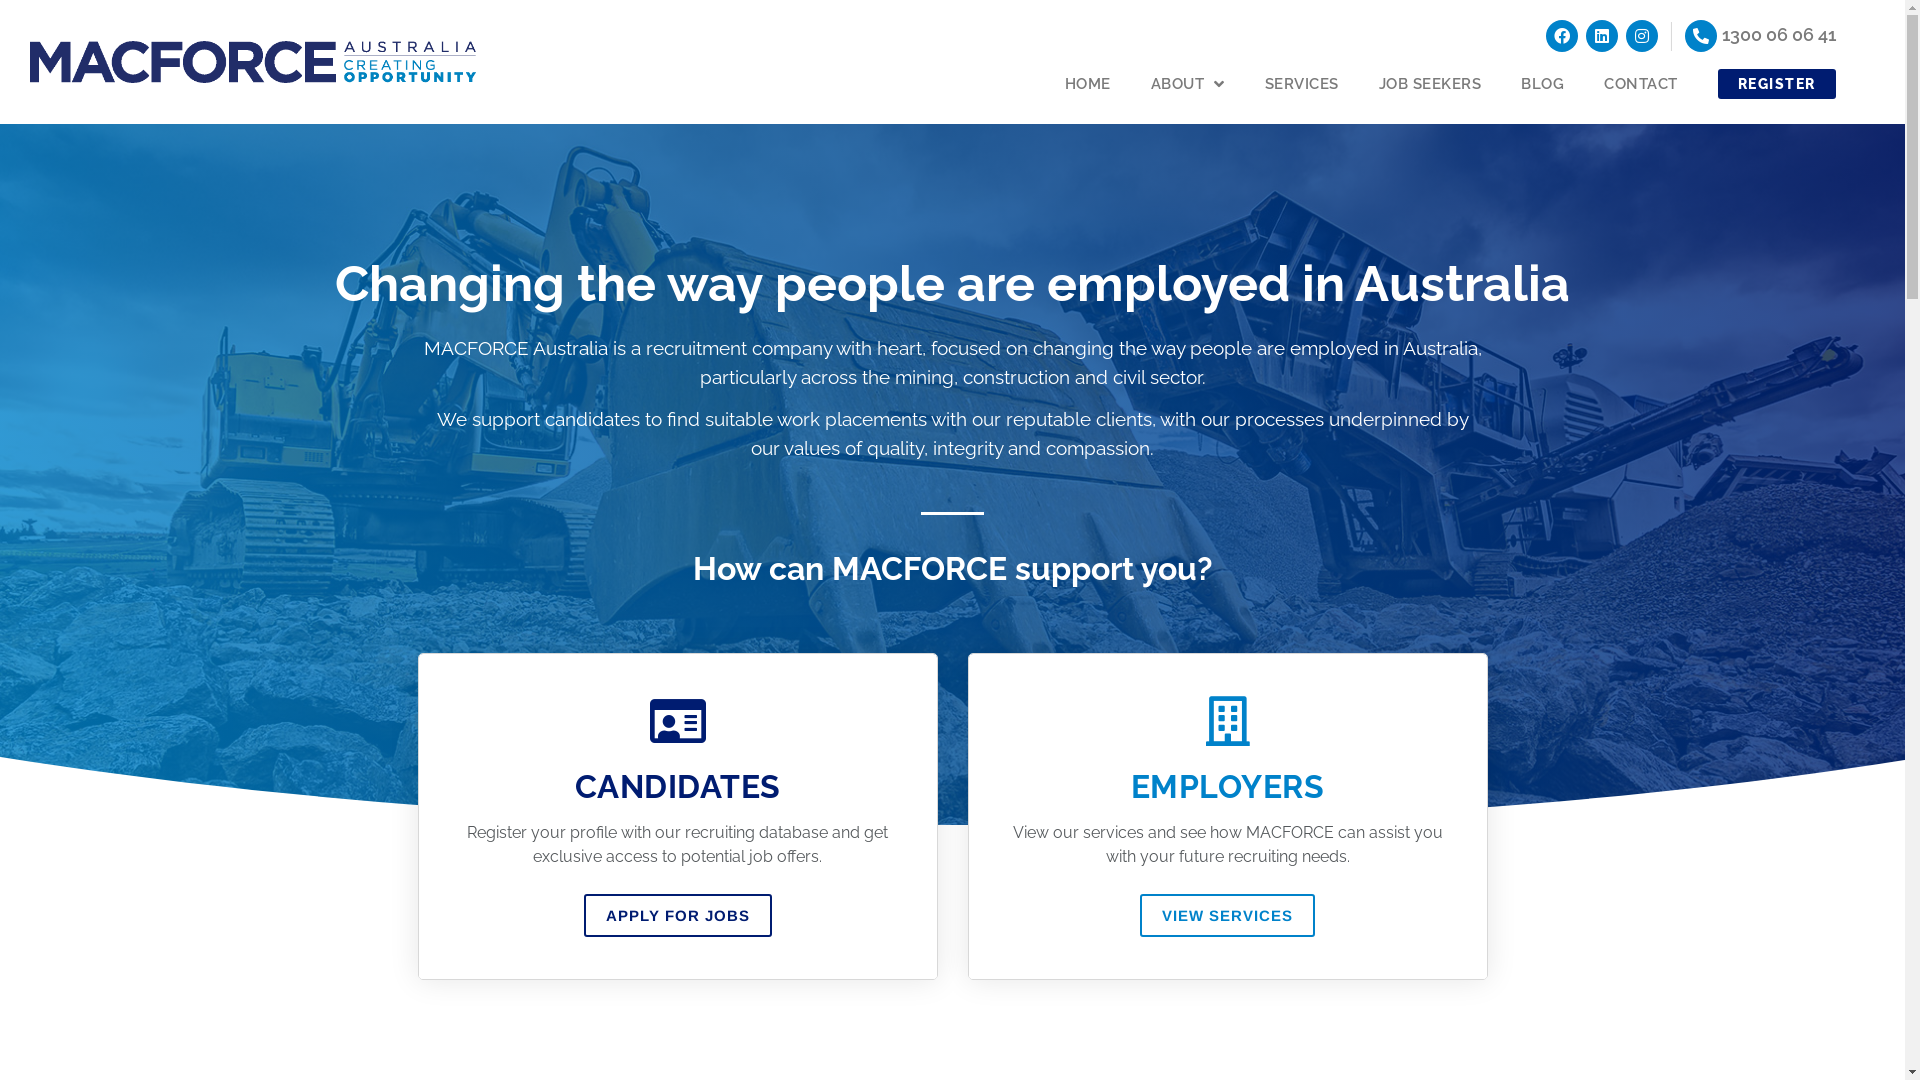  Describe the element at coordinates (1188, 83) in the screenshot. I see `'ABOUT'` at that location.